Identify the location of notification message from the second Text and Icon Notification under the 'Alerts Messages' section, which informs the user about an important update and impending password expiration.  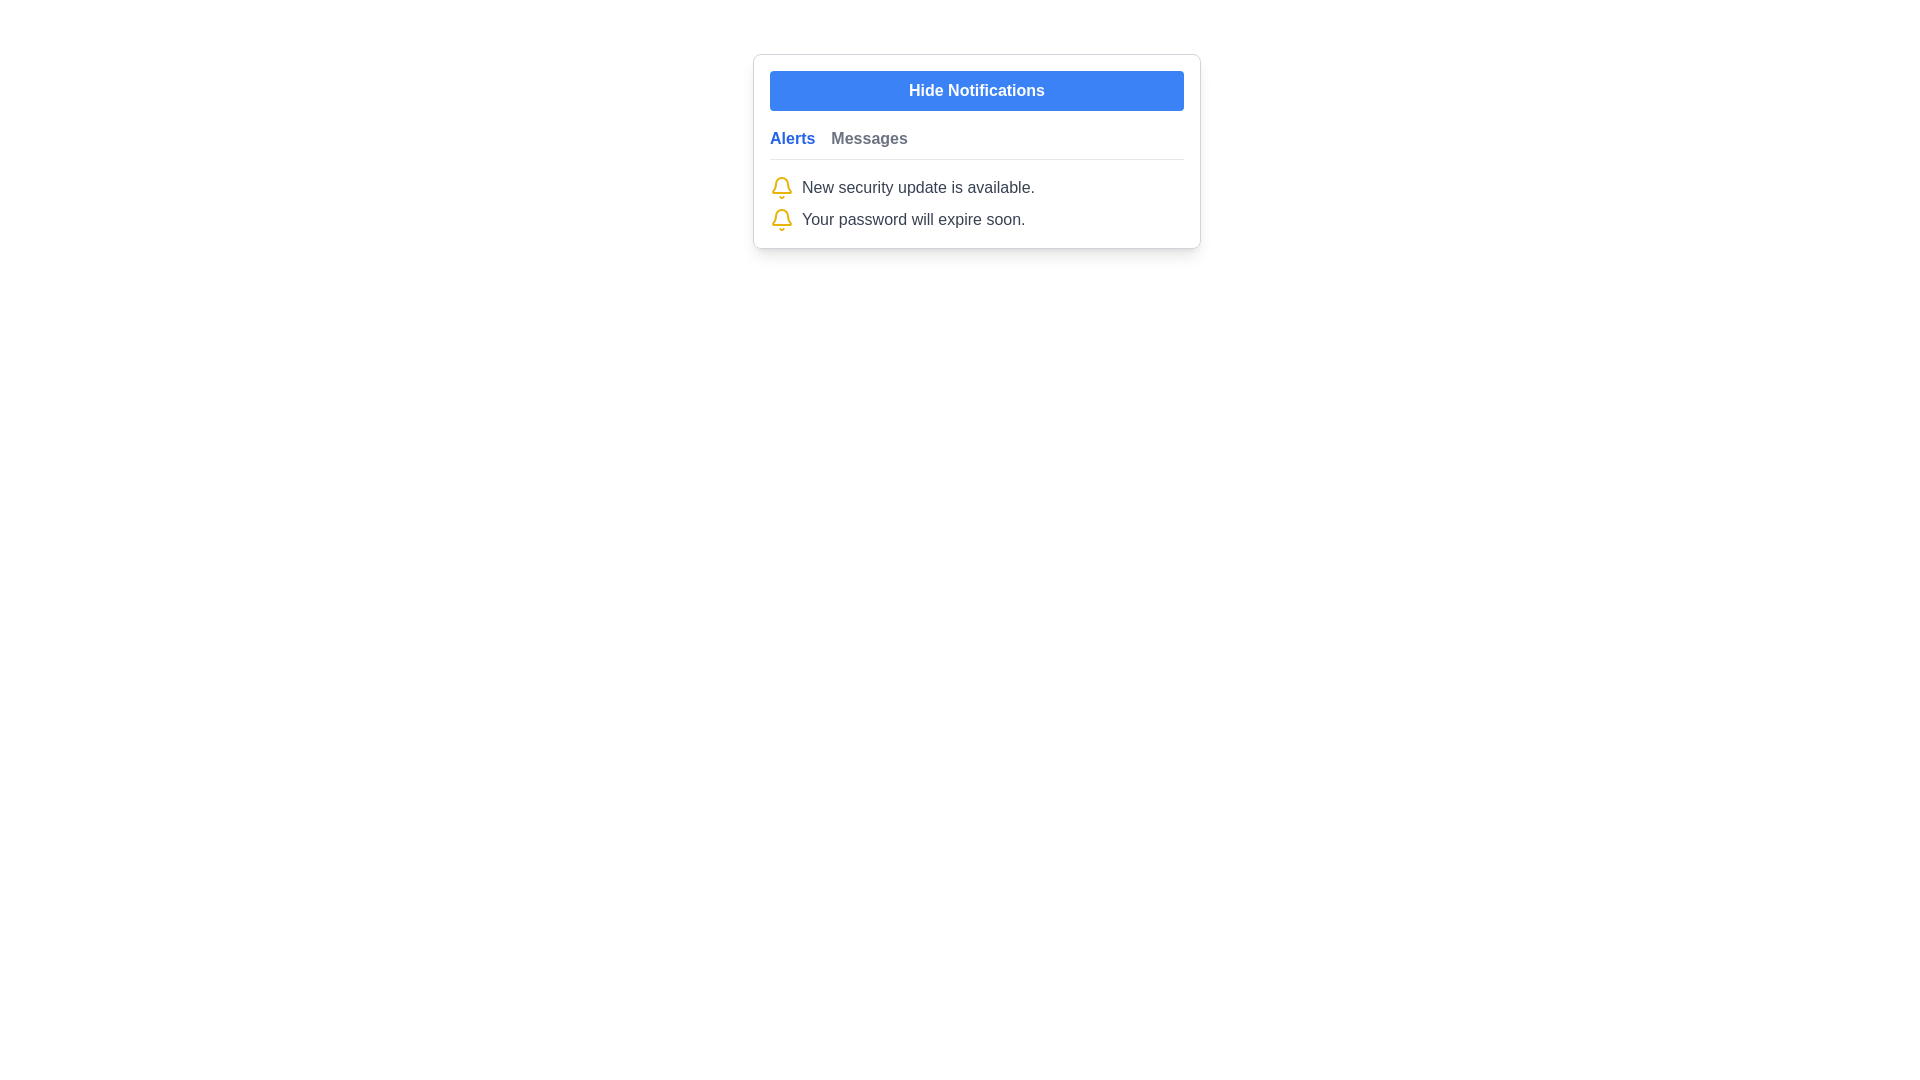
(977, 204).